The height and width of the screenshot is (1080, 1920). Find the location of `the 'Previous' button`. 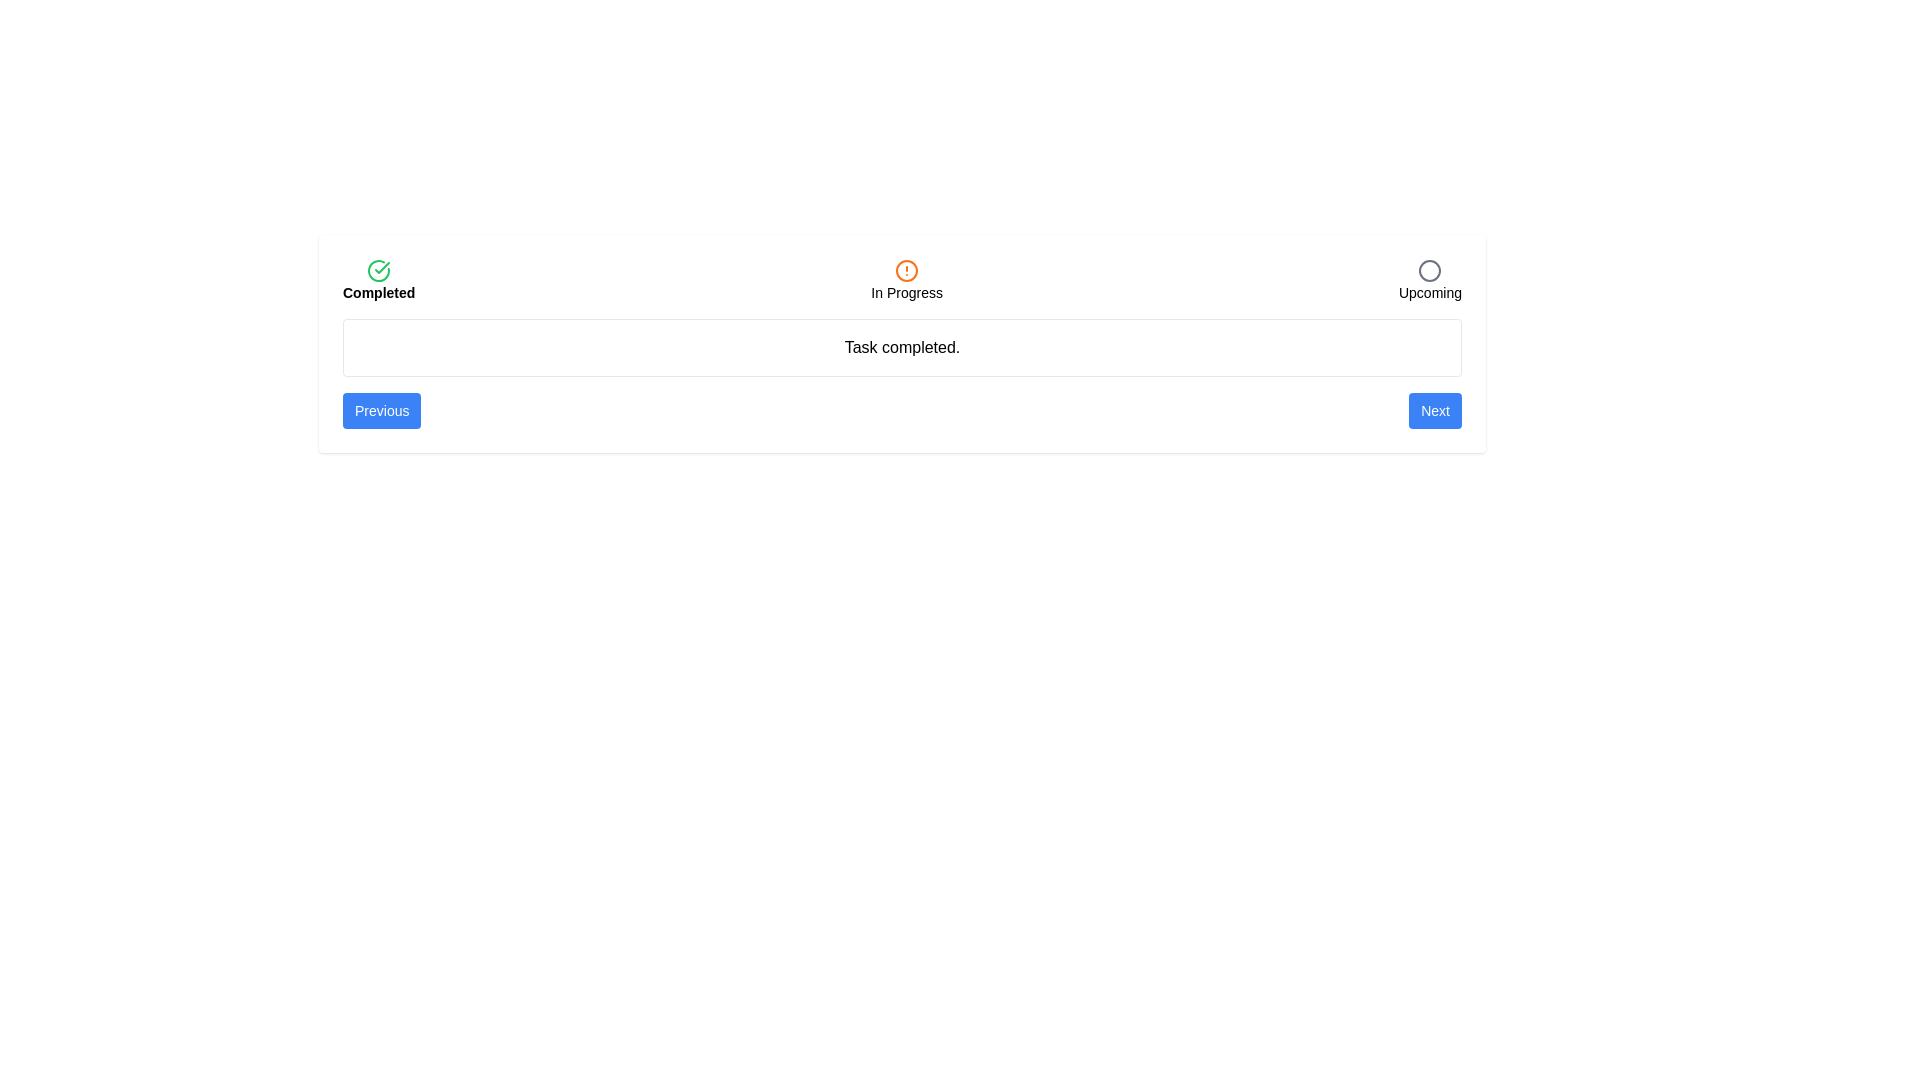

the 'Previous' button is located at coordinates (382, 410).